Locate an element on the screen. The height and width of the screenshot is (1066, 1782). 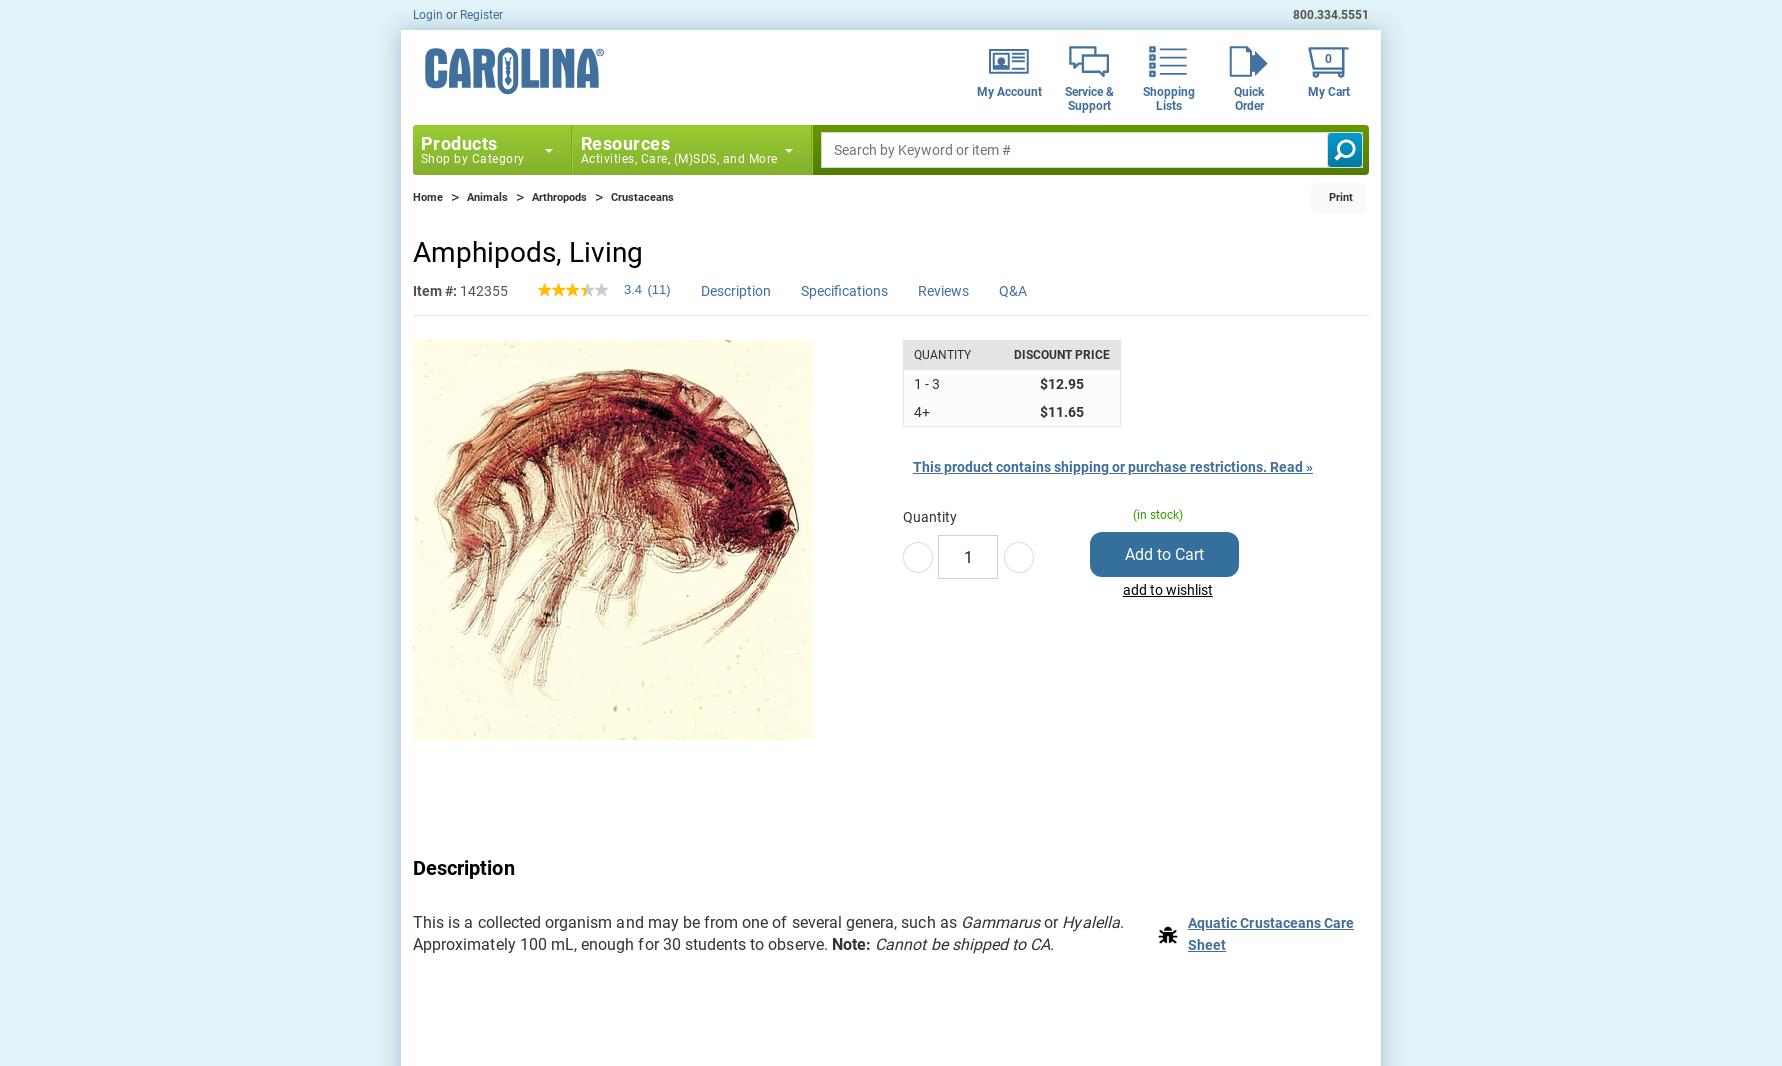
'Shop by Category' is located at coordinates (471, 158).